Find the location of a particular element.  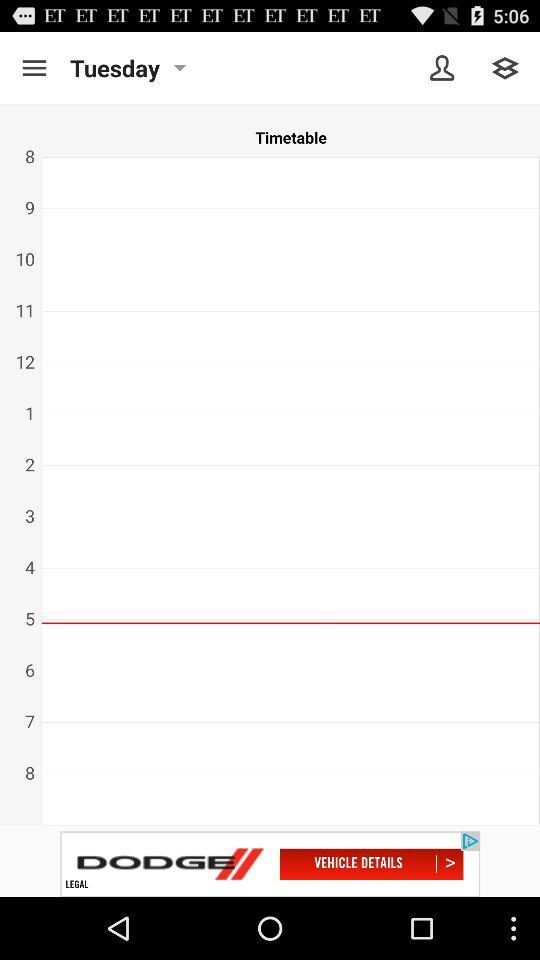

menu pega is located at coordinates (504, 68).